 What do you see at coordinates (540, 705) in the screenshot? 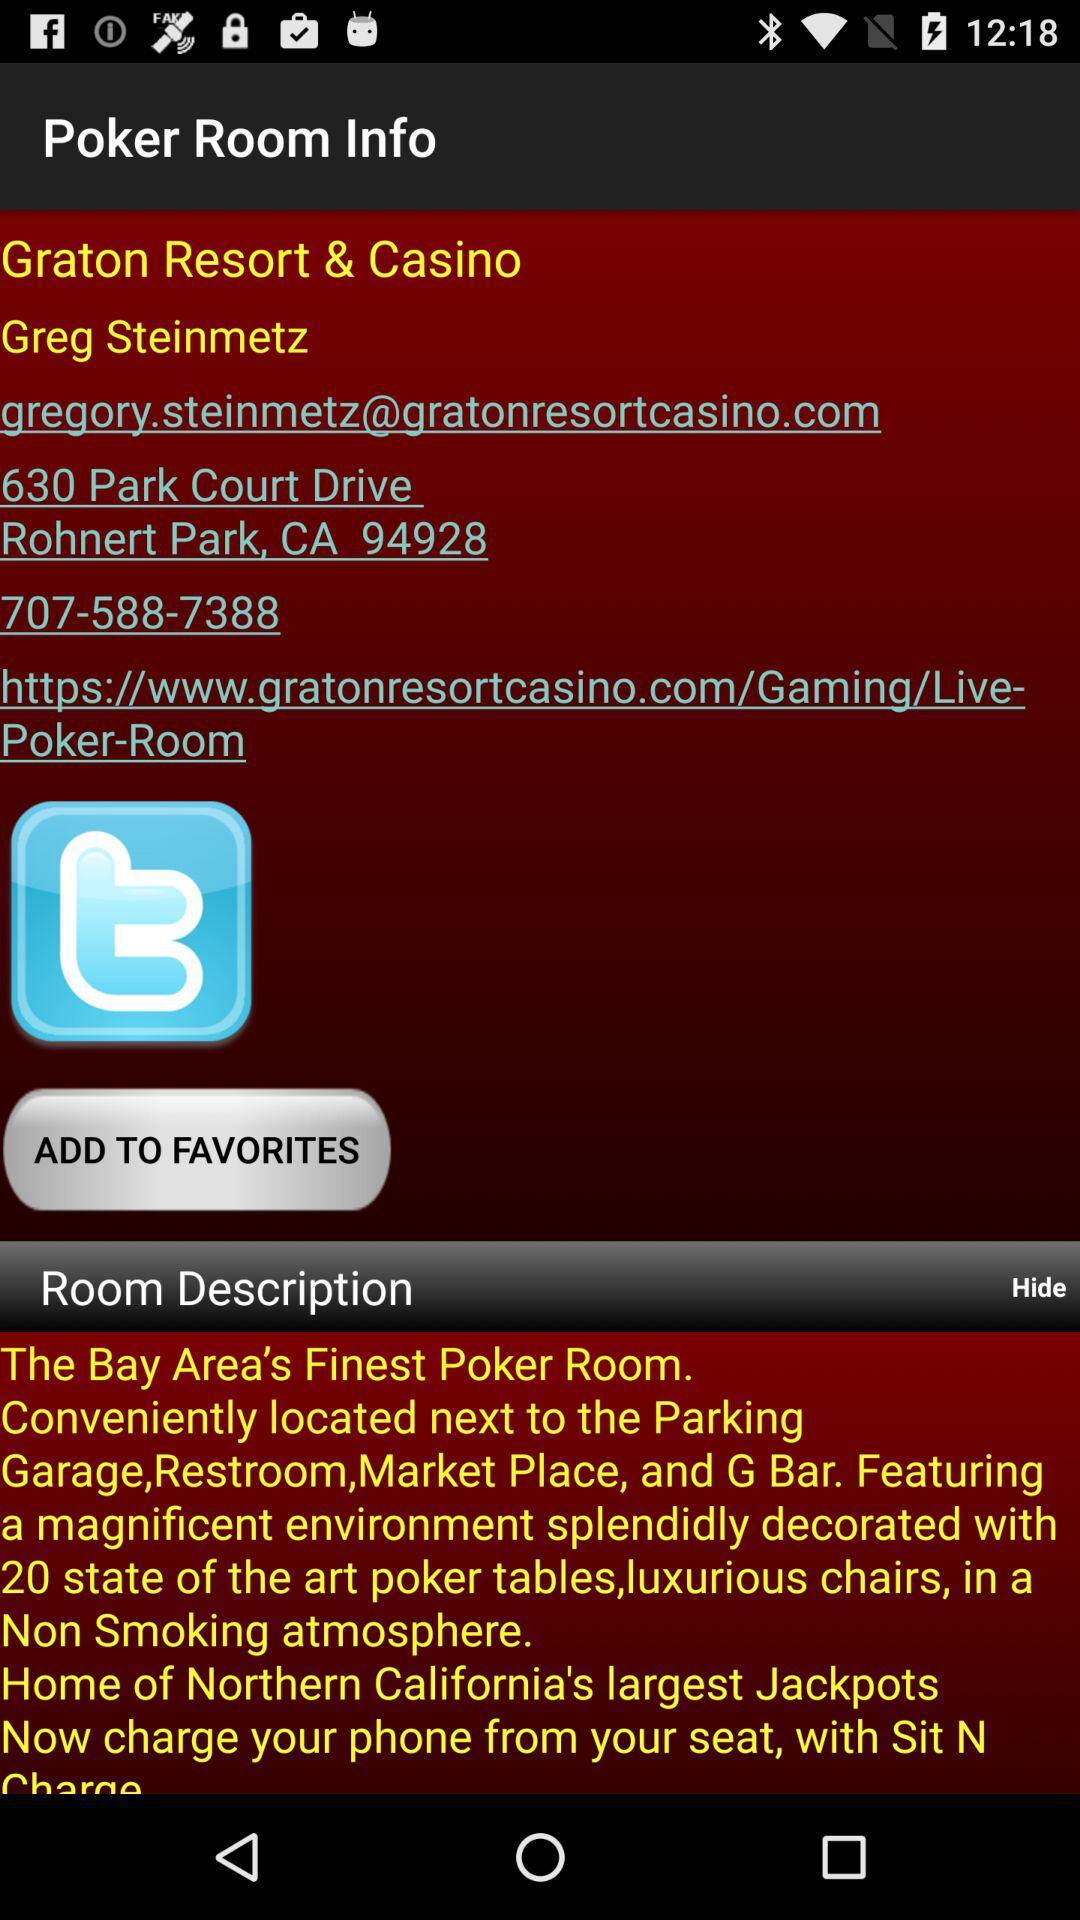
I see `https www gratonresortcasino icon` at bounding box center [540, 705].